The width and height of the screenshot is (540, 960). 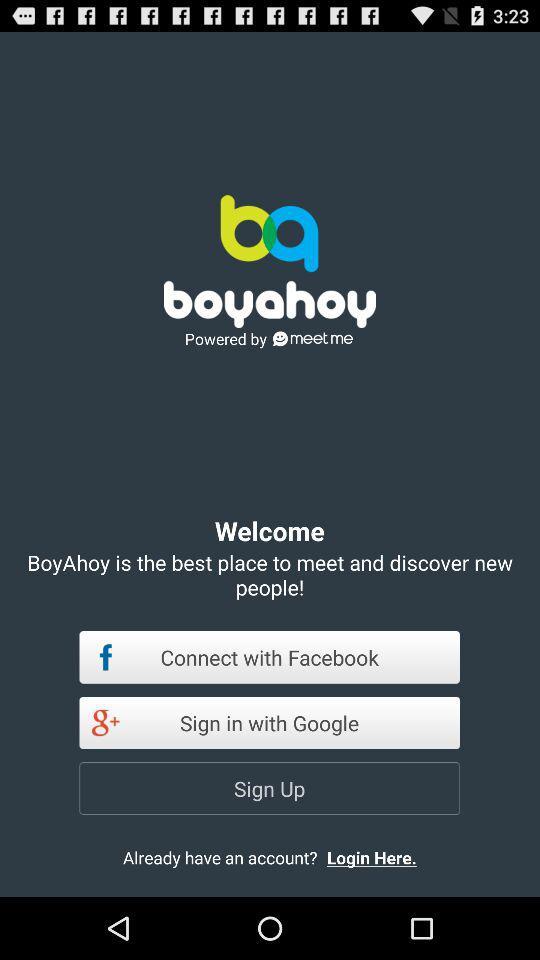 What do you see at coordinates (269, 721) in the screenshot?
I see `item below the connect with facebook item` at bounding box center [269, 721].